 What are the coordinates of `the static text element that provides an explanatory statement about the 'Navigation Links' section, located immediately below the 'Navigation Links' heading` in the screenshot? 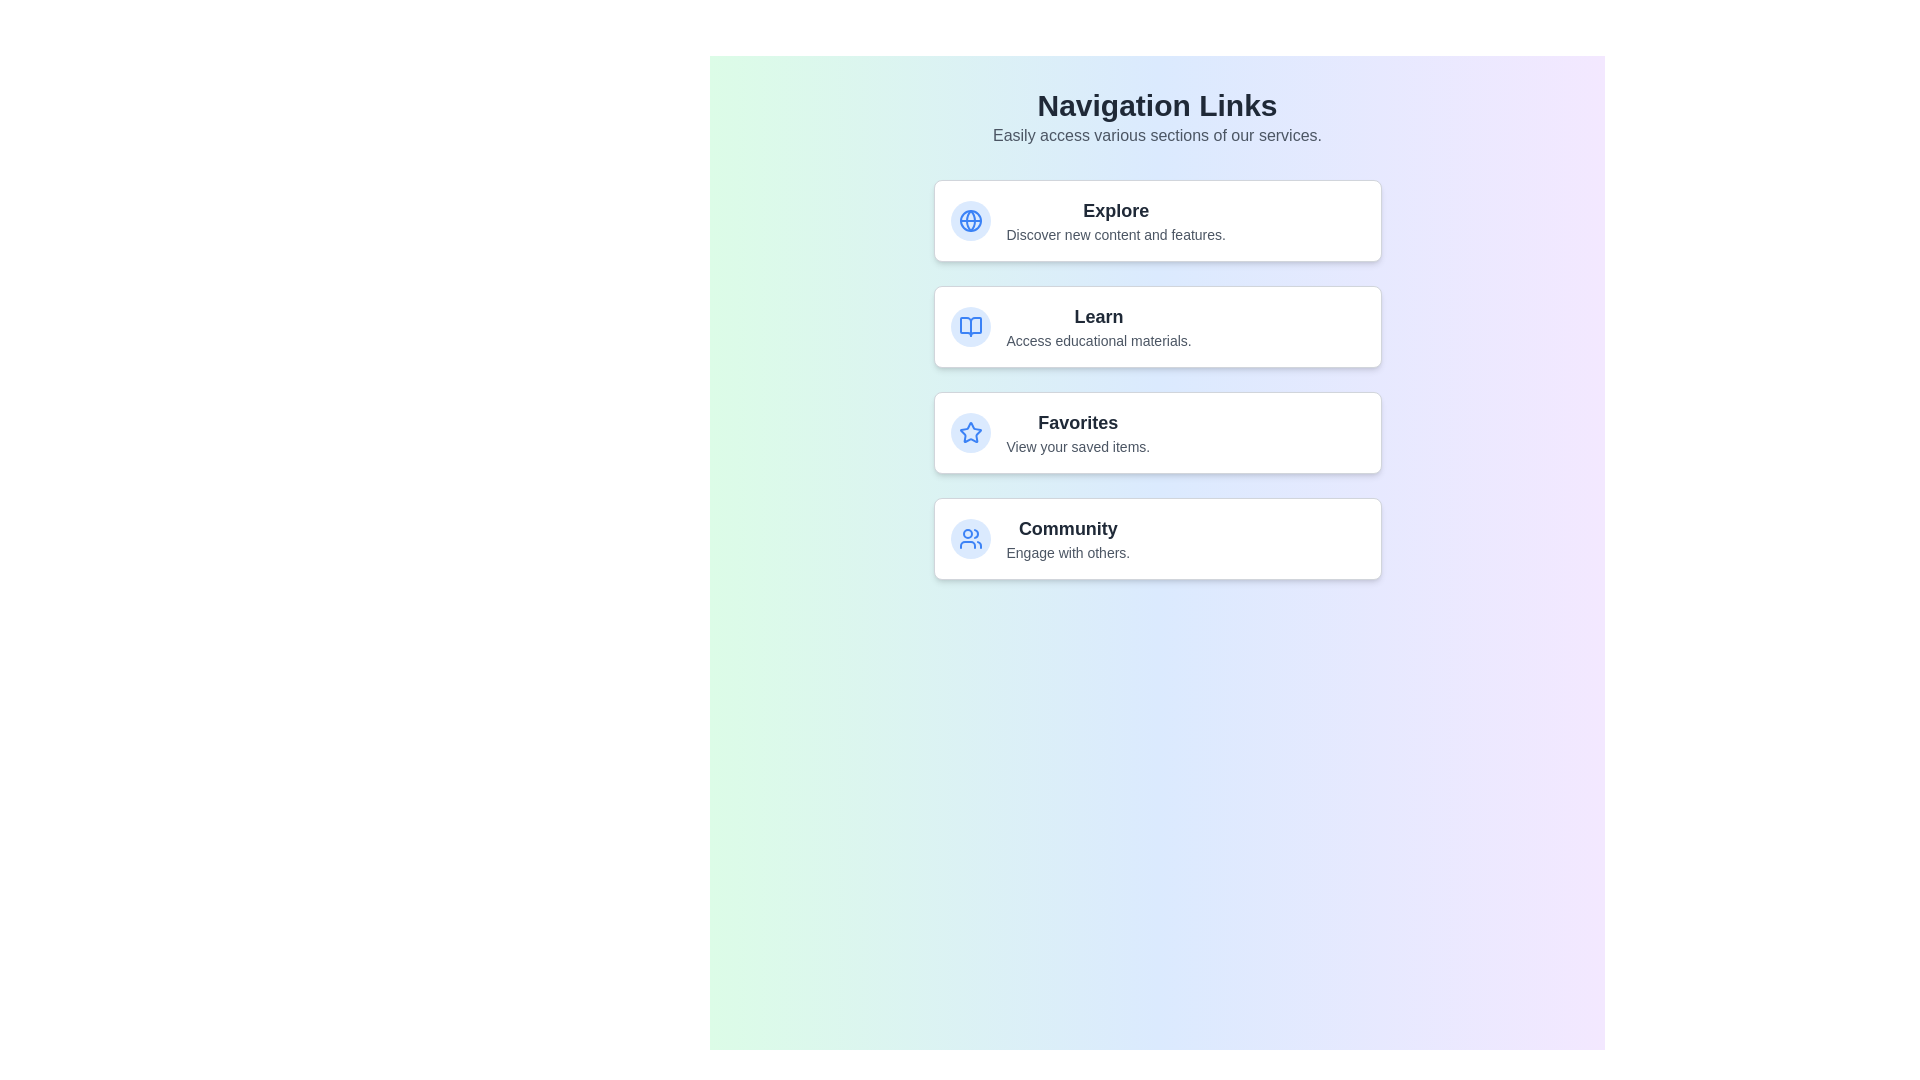 It's located at (1157, 135).